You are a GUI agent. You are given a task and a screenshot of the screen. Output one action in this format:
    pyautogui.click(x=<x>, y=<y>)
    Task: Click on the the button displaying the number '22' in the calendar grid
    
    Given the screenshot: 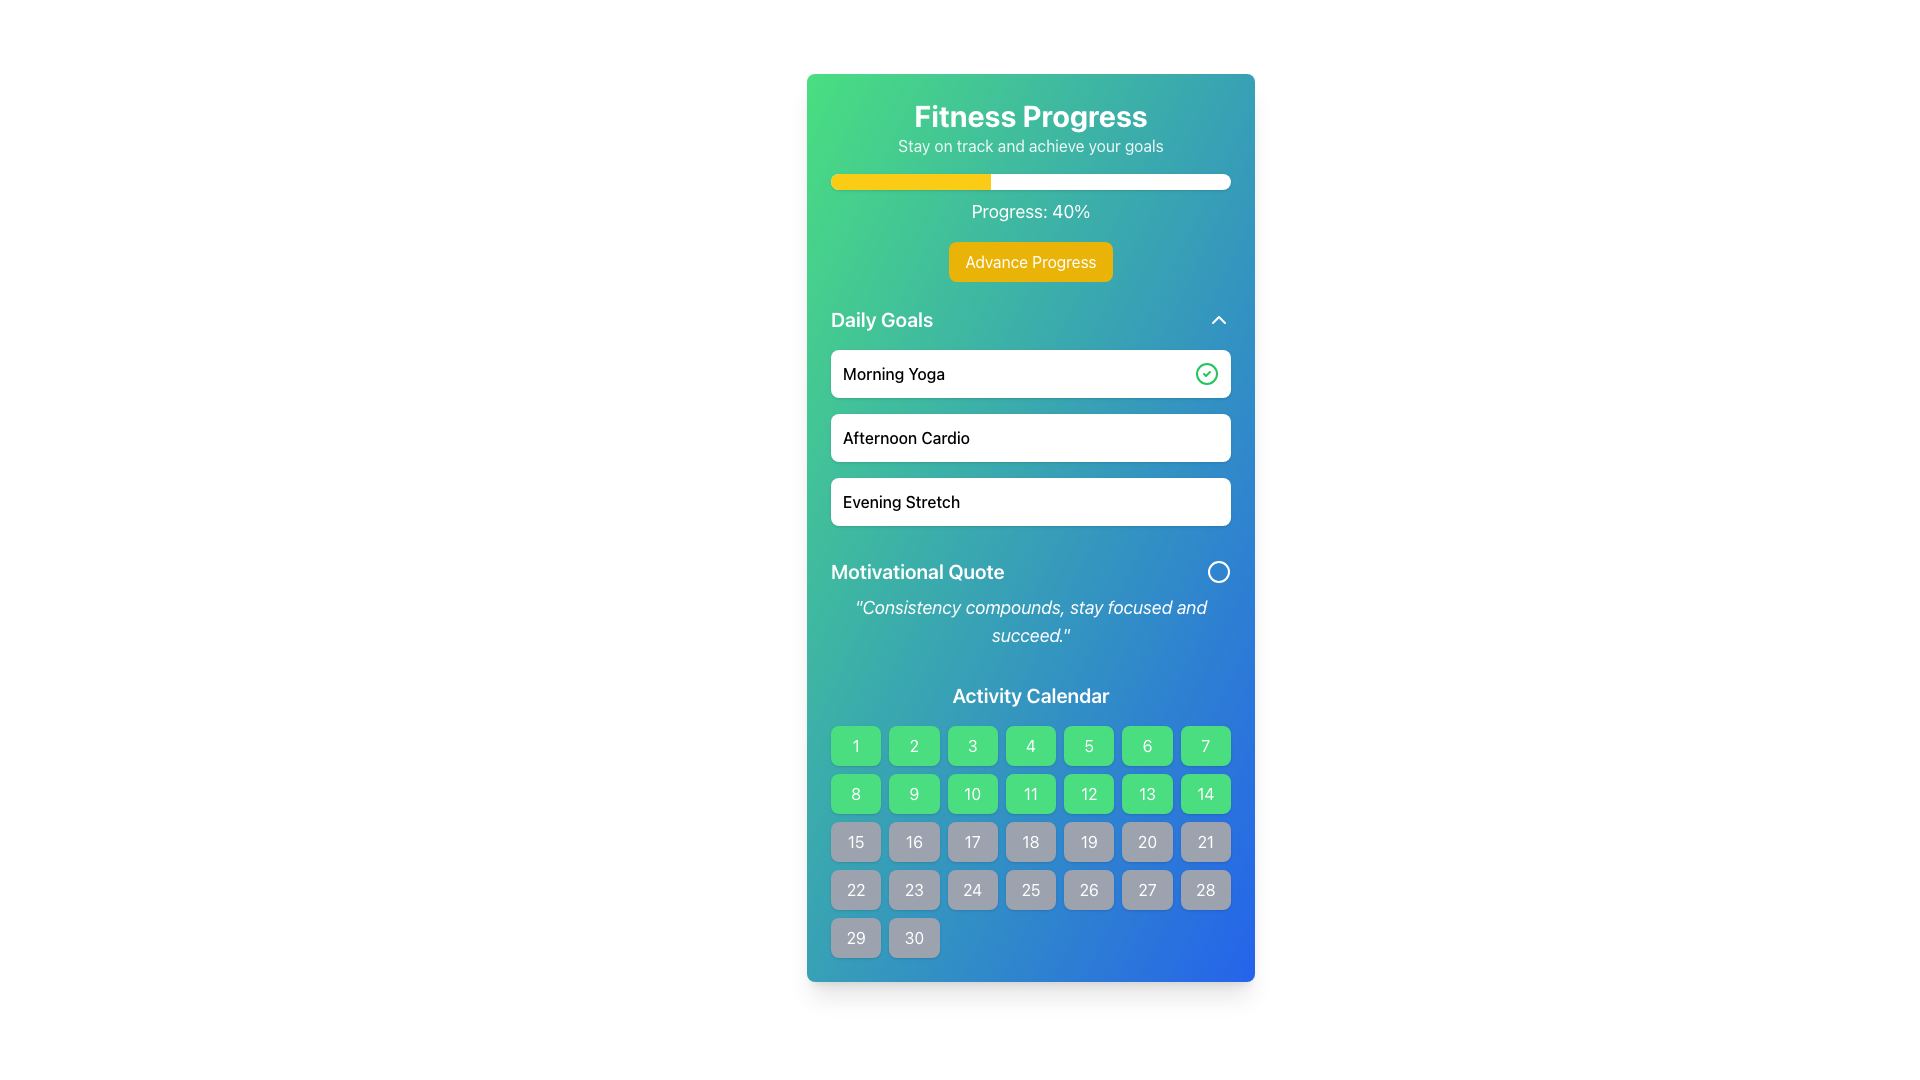 What is the action you would take?
    pyautogui.click(x=856, y=889)
    